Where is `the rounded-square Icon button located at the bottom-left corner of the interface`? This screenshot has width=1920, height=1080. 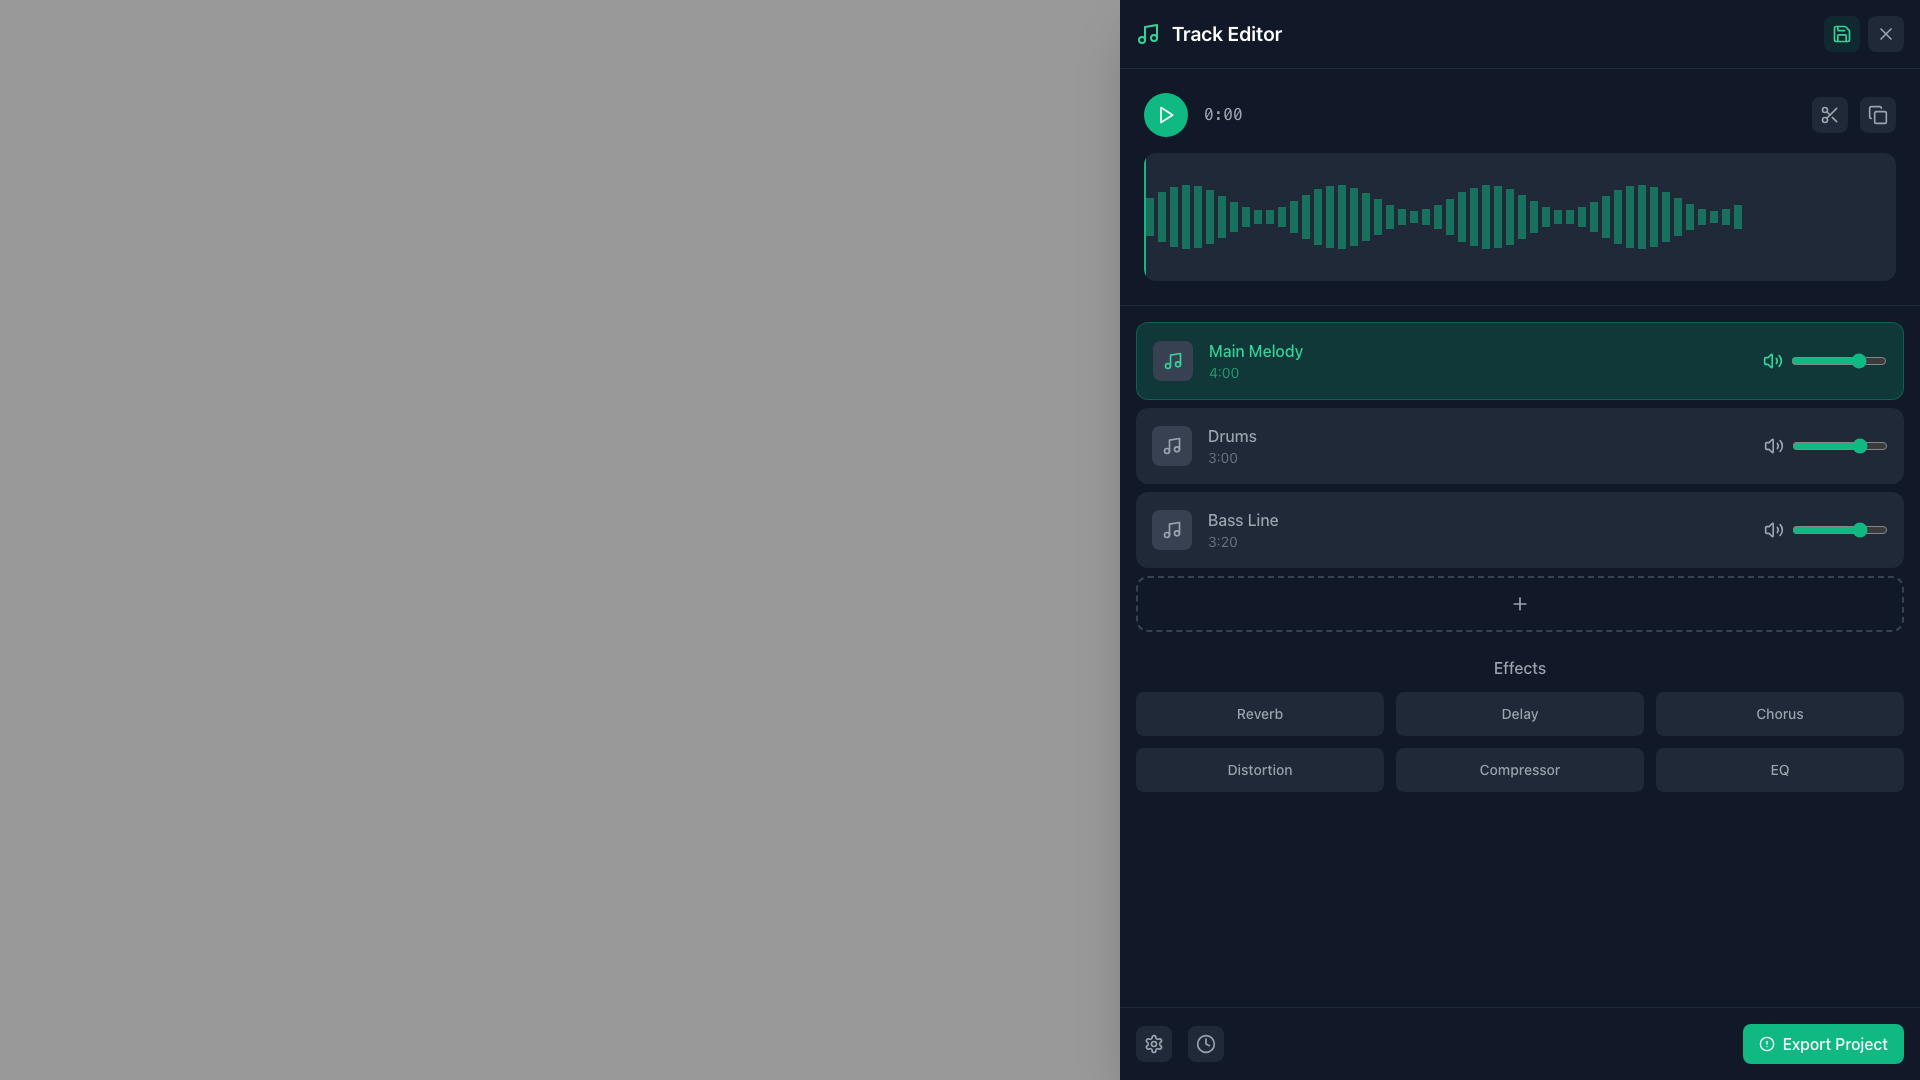
the rounded-square Icon button located at the bottom-left corner of the interface is located at coordinates (1153, 1043).